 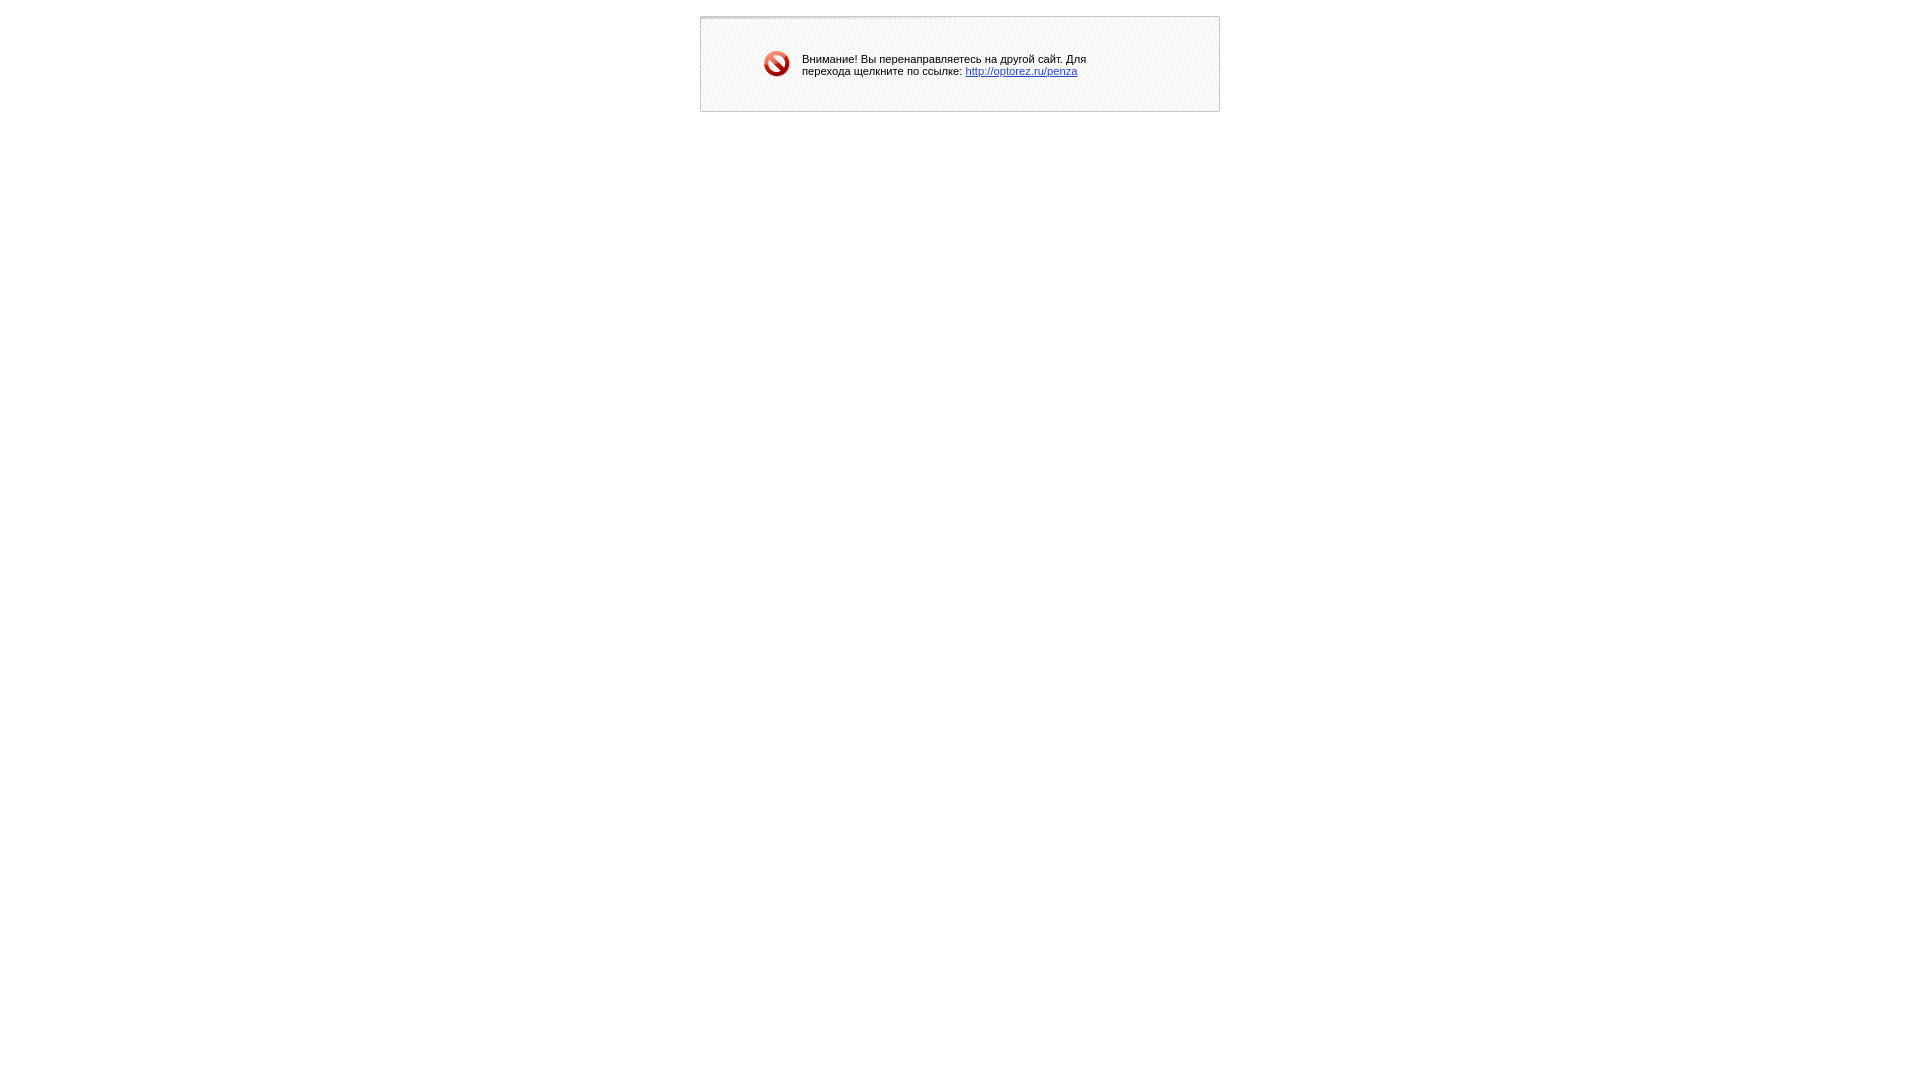 I want to click on 'http://optorez.ru/penza', so click(x=965, y=68).